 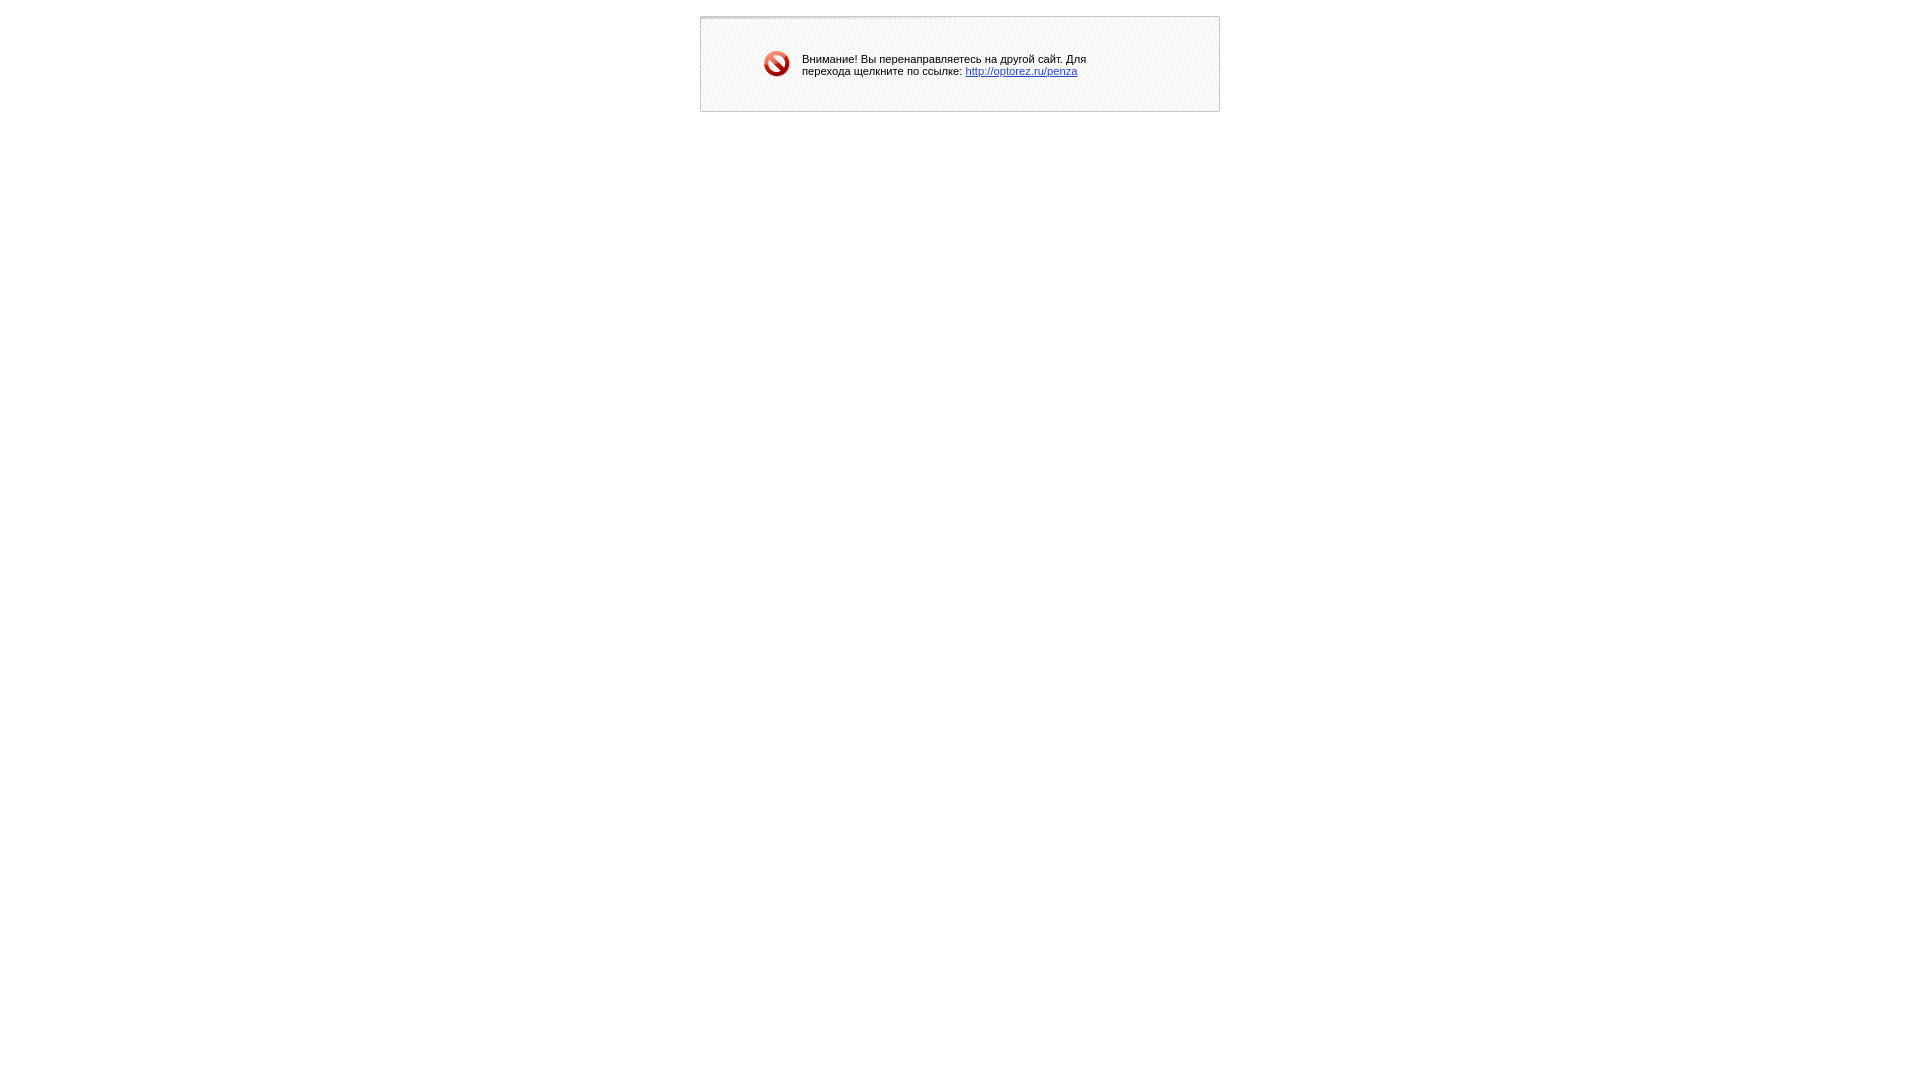 I want to click on 'http://optorez.ru/penza', so click(x=965, y=68).